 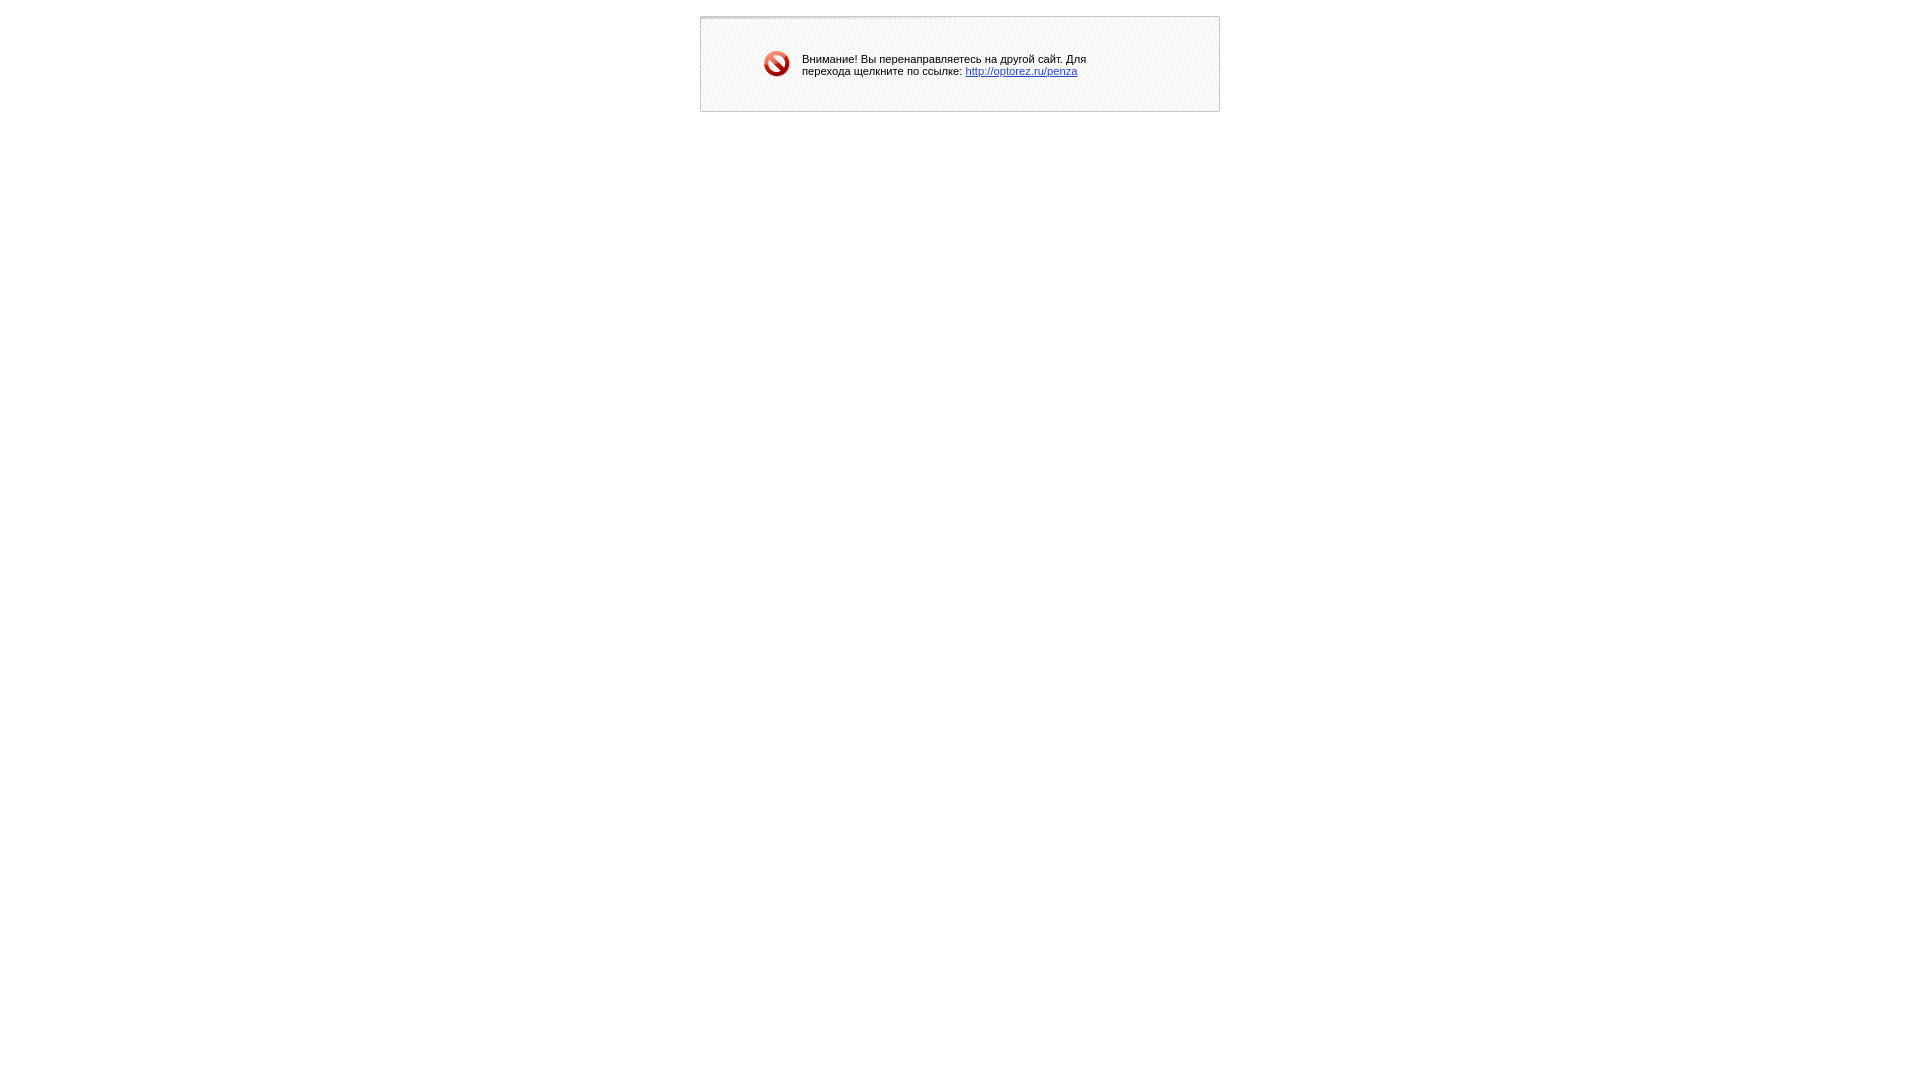 I want to click on 'http://optorez.ru/penza', so click(x=965, y=68).